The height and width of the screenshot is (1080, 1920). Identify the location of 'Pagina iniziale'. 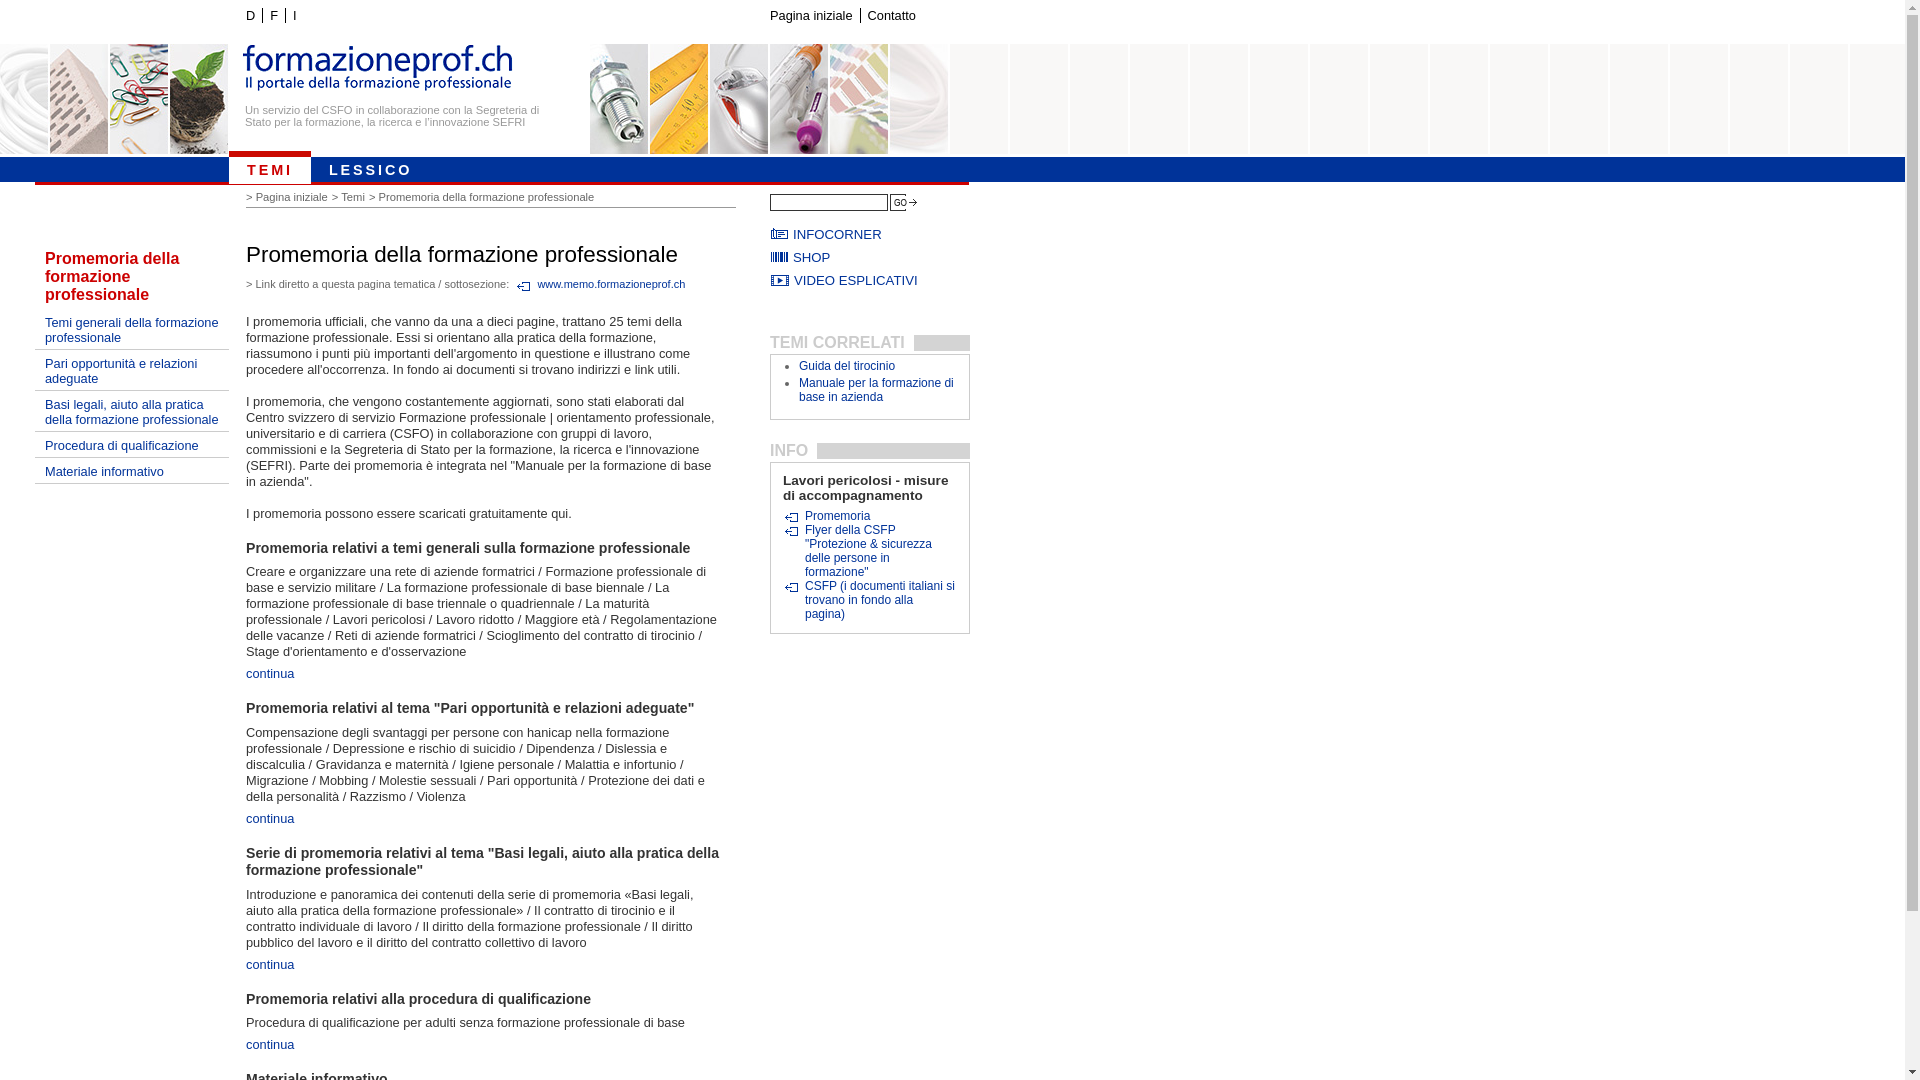
(811, 15).